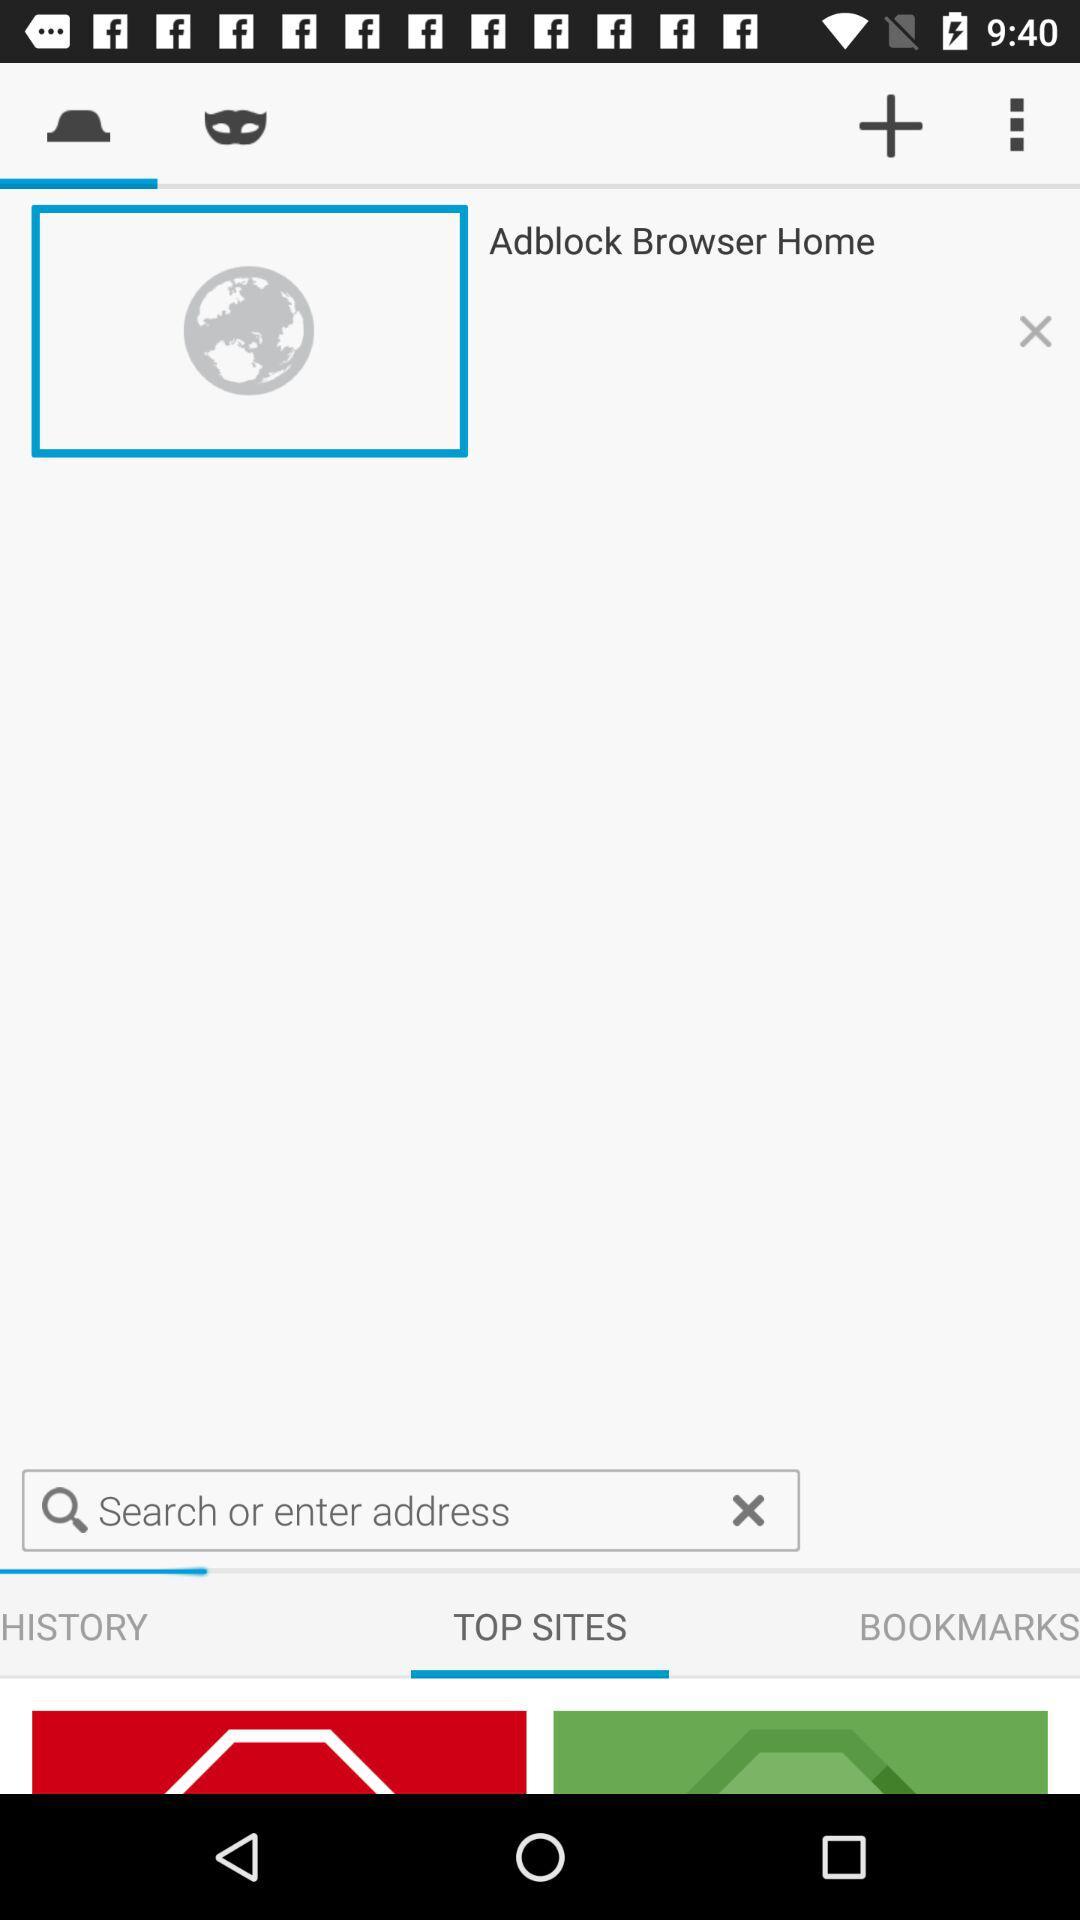  I want to click on icon which is right to text ad block browser home, so click(1035, 331).